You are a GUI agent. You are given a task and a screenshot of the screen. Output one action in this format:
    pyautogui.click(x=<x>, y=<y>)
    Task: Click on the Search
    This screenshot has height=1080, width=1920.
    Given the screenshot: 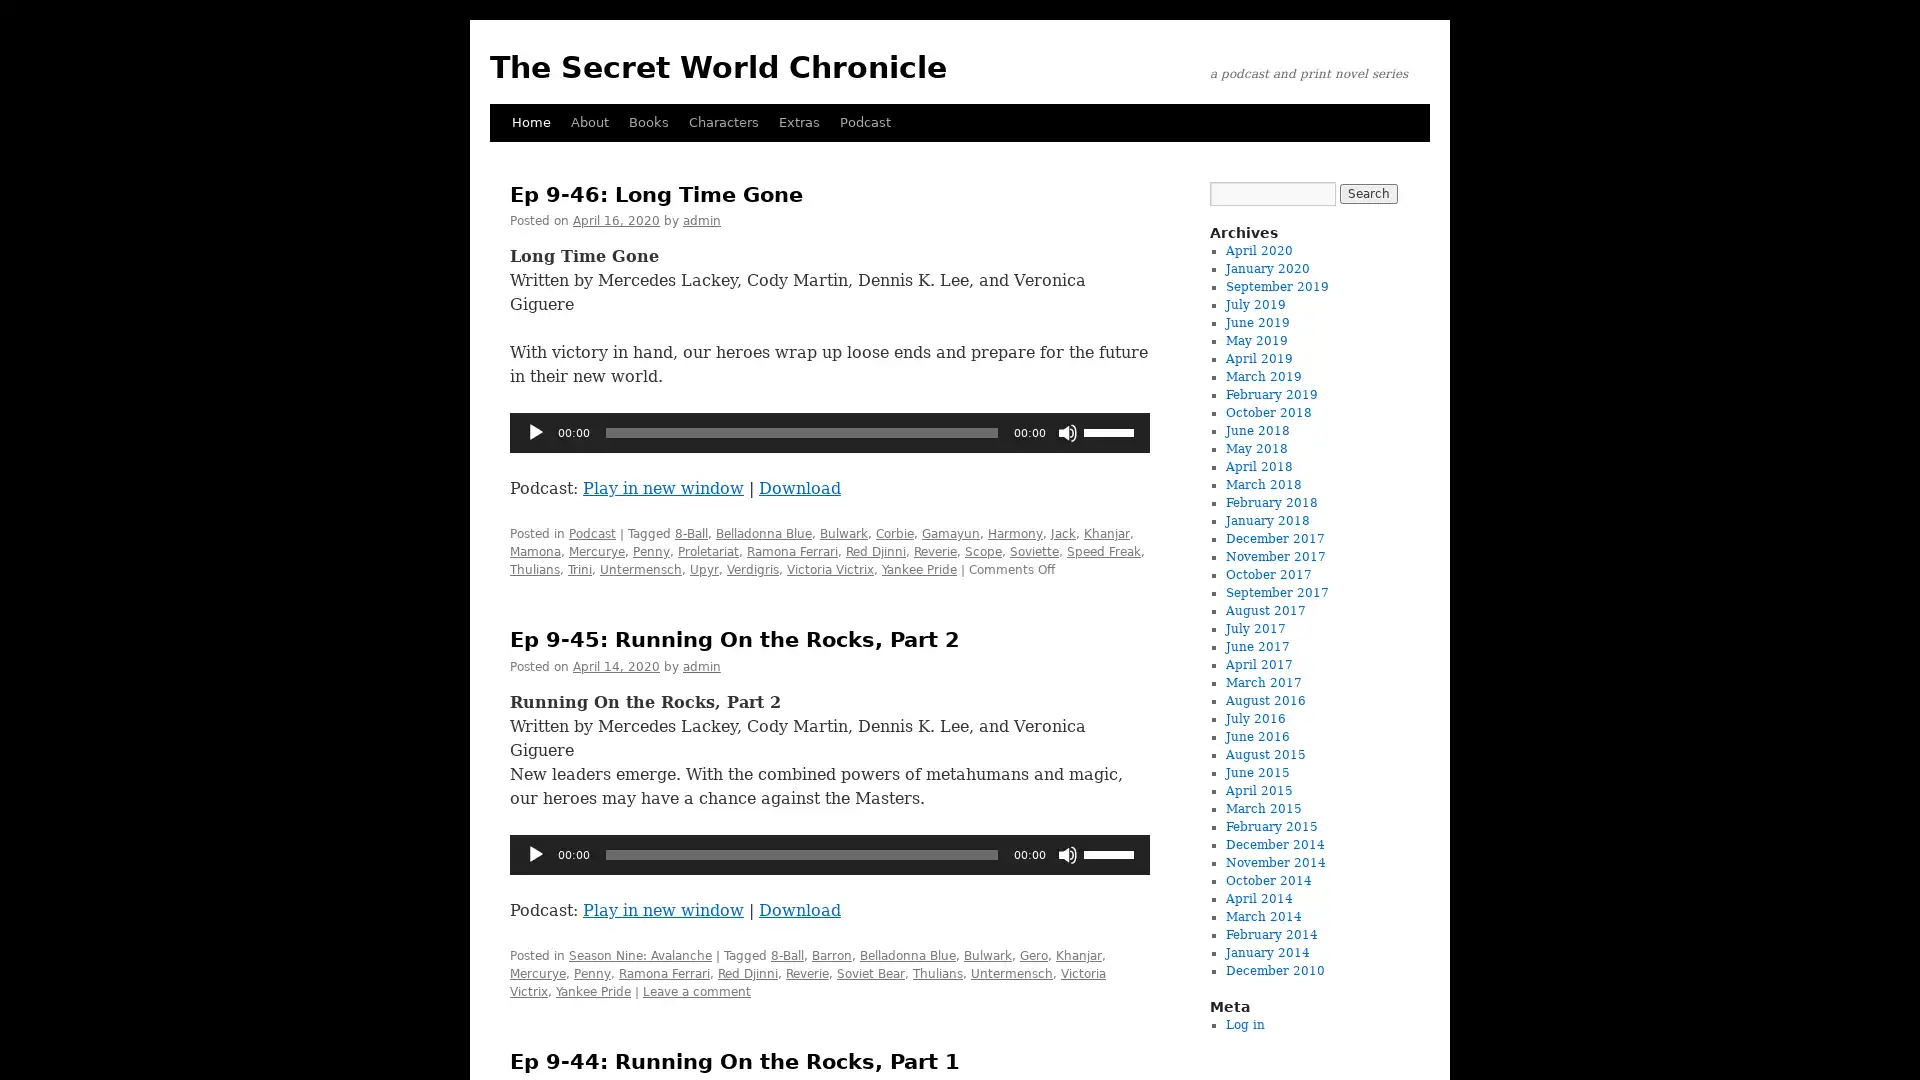 What is the action you would take?
    pyautogui.click(x=1367, y=193)
    